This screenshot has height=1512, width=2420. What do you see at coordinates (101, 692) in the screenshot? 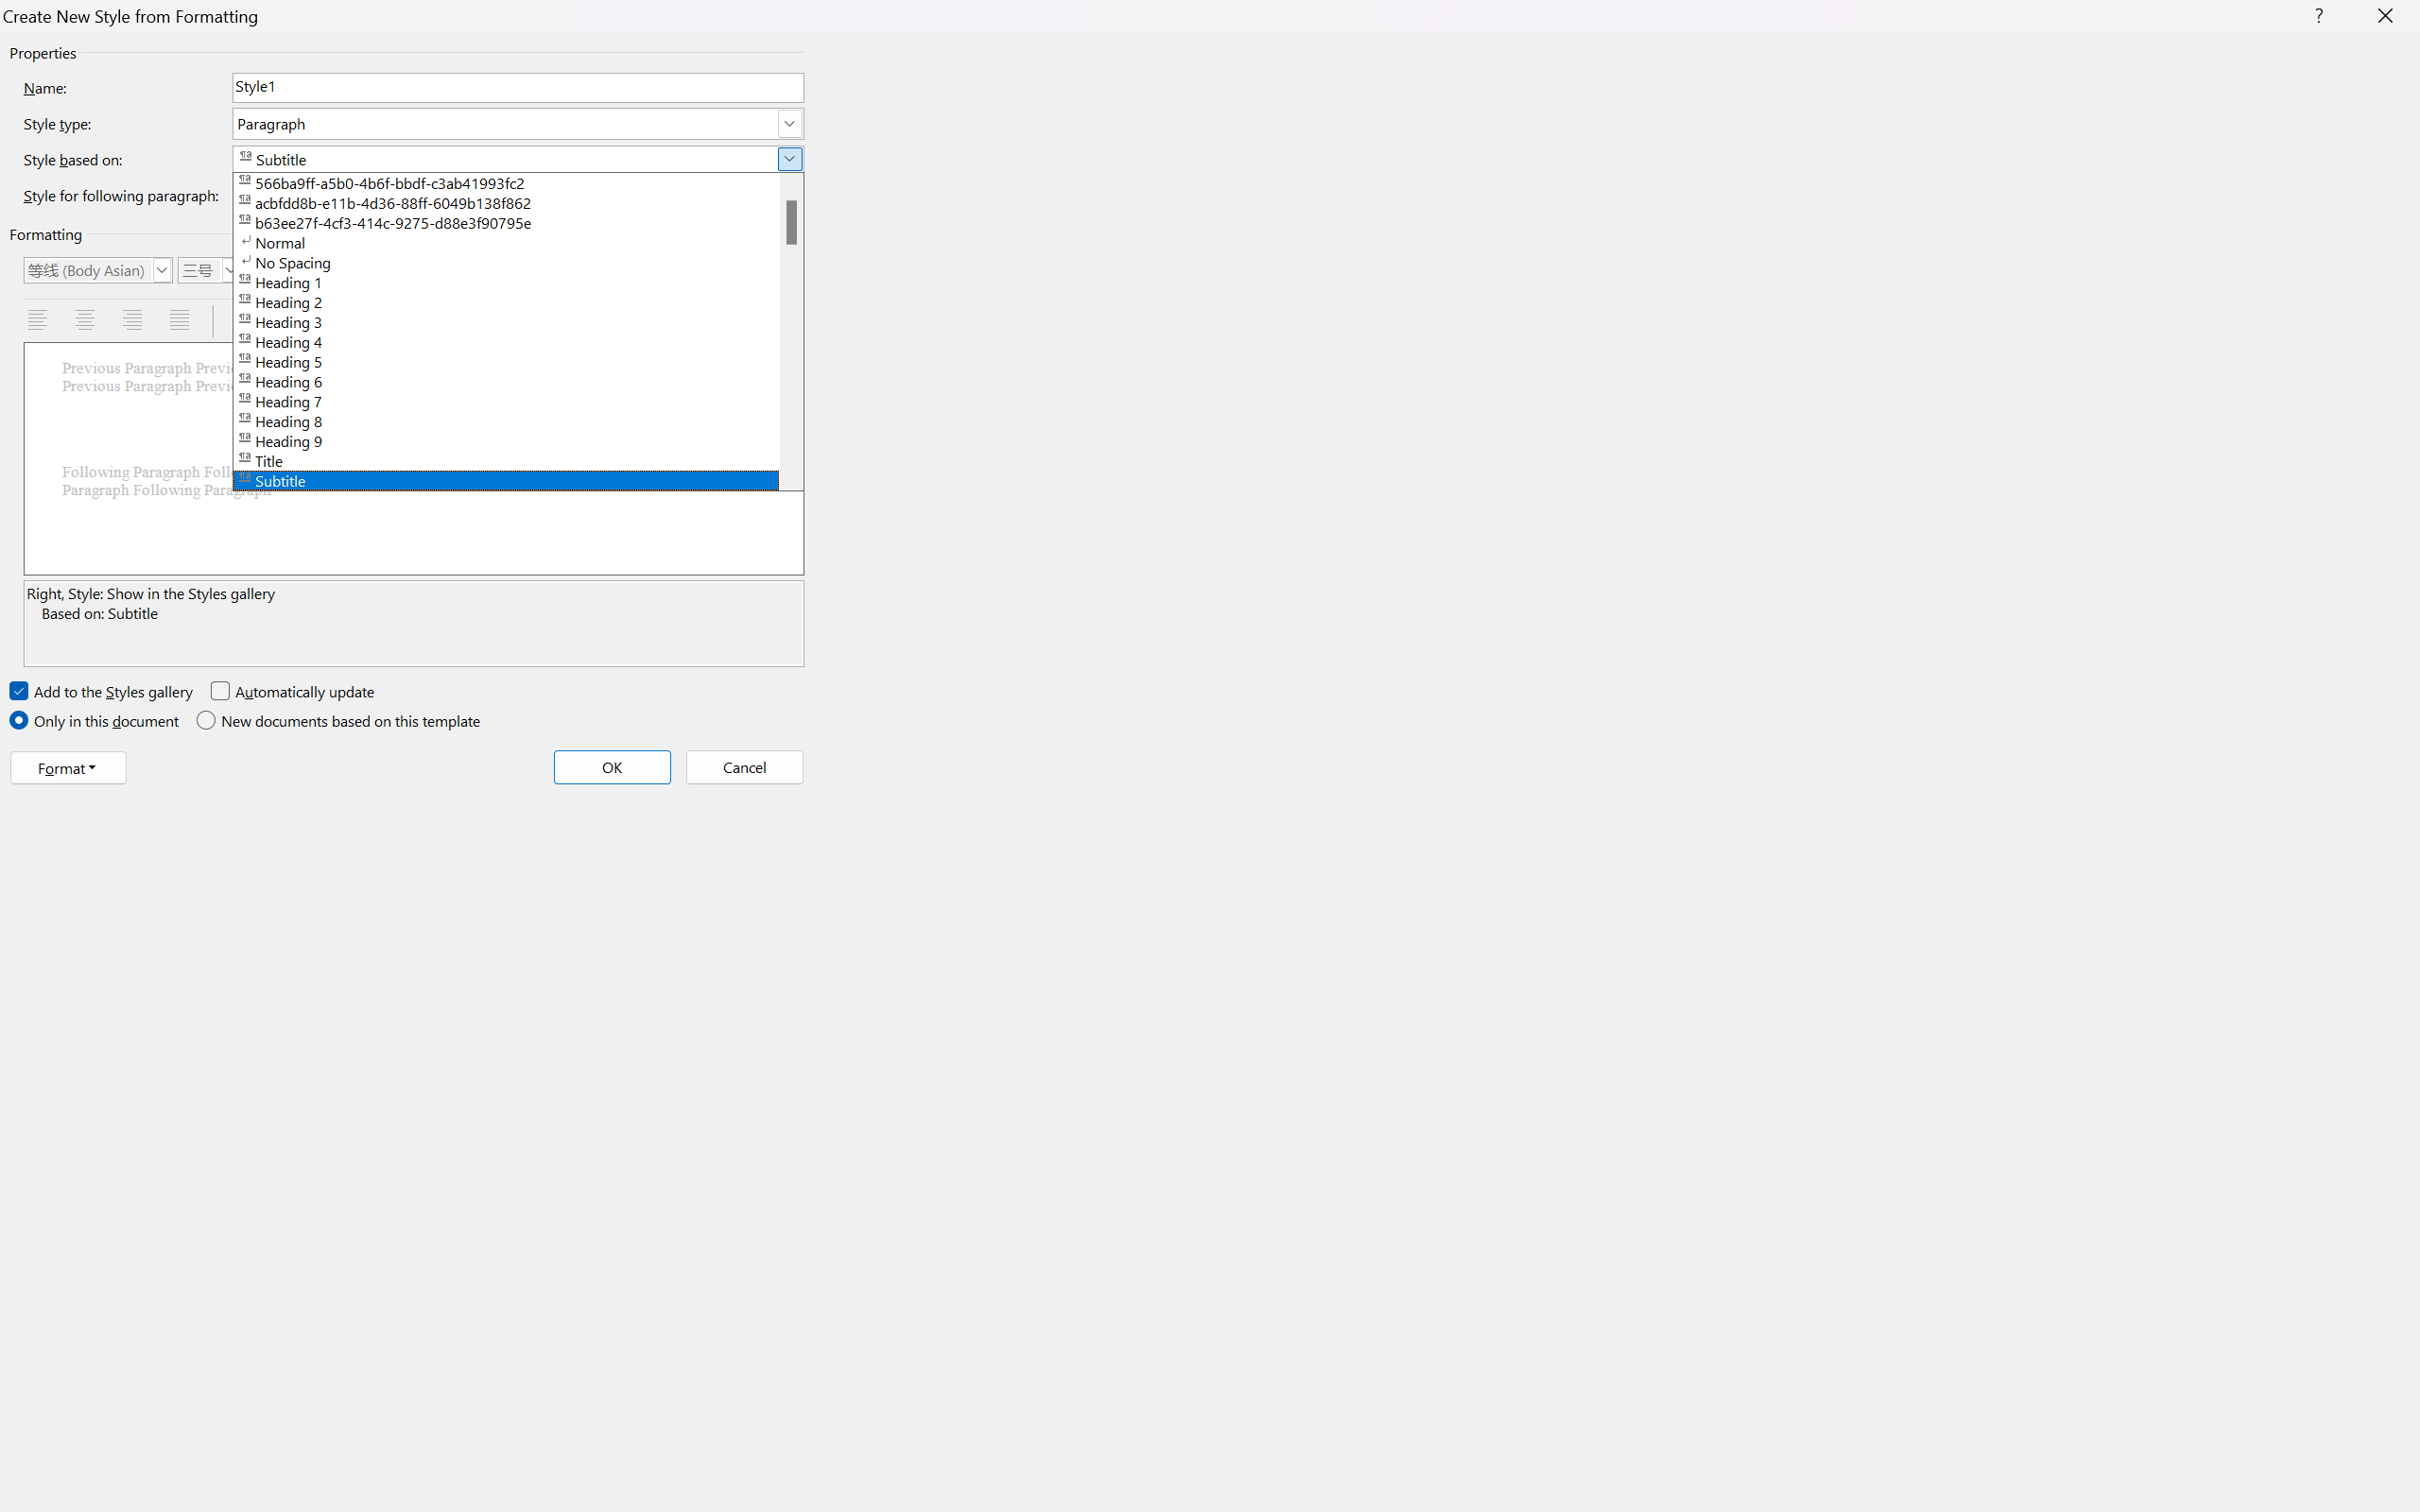
I see `'Add to the Styles gallery'` at bounding box center [101, 692].